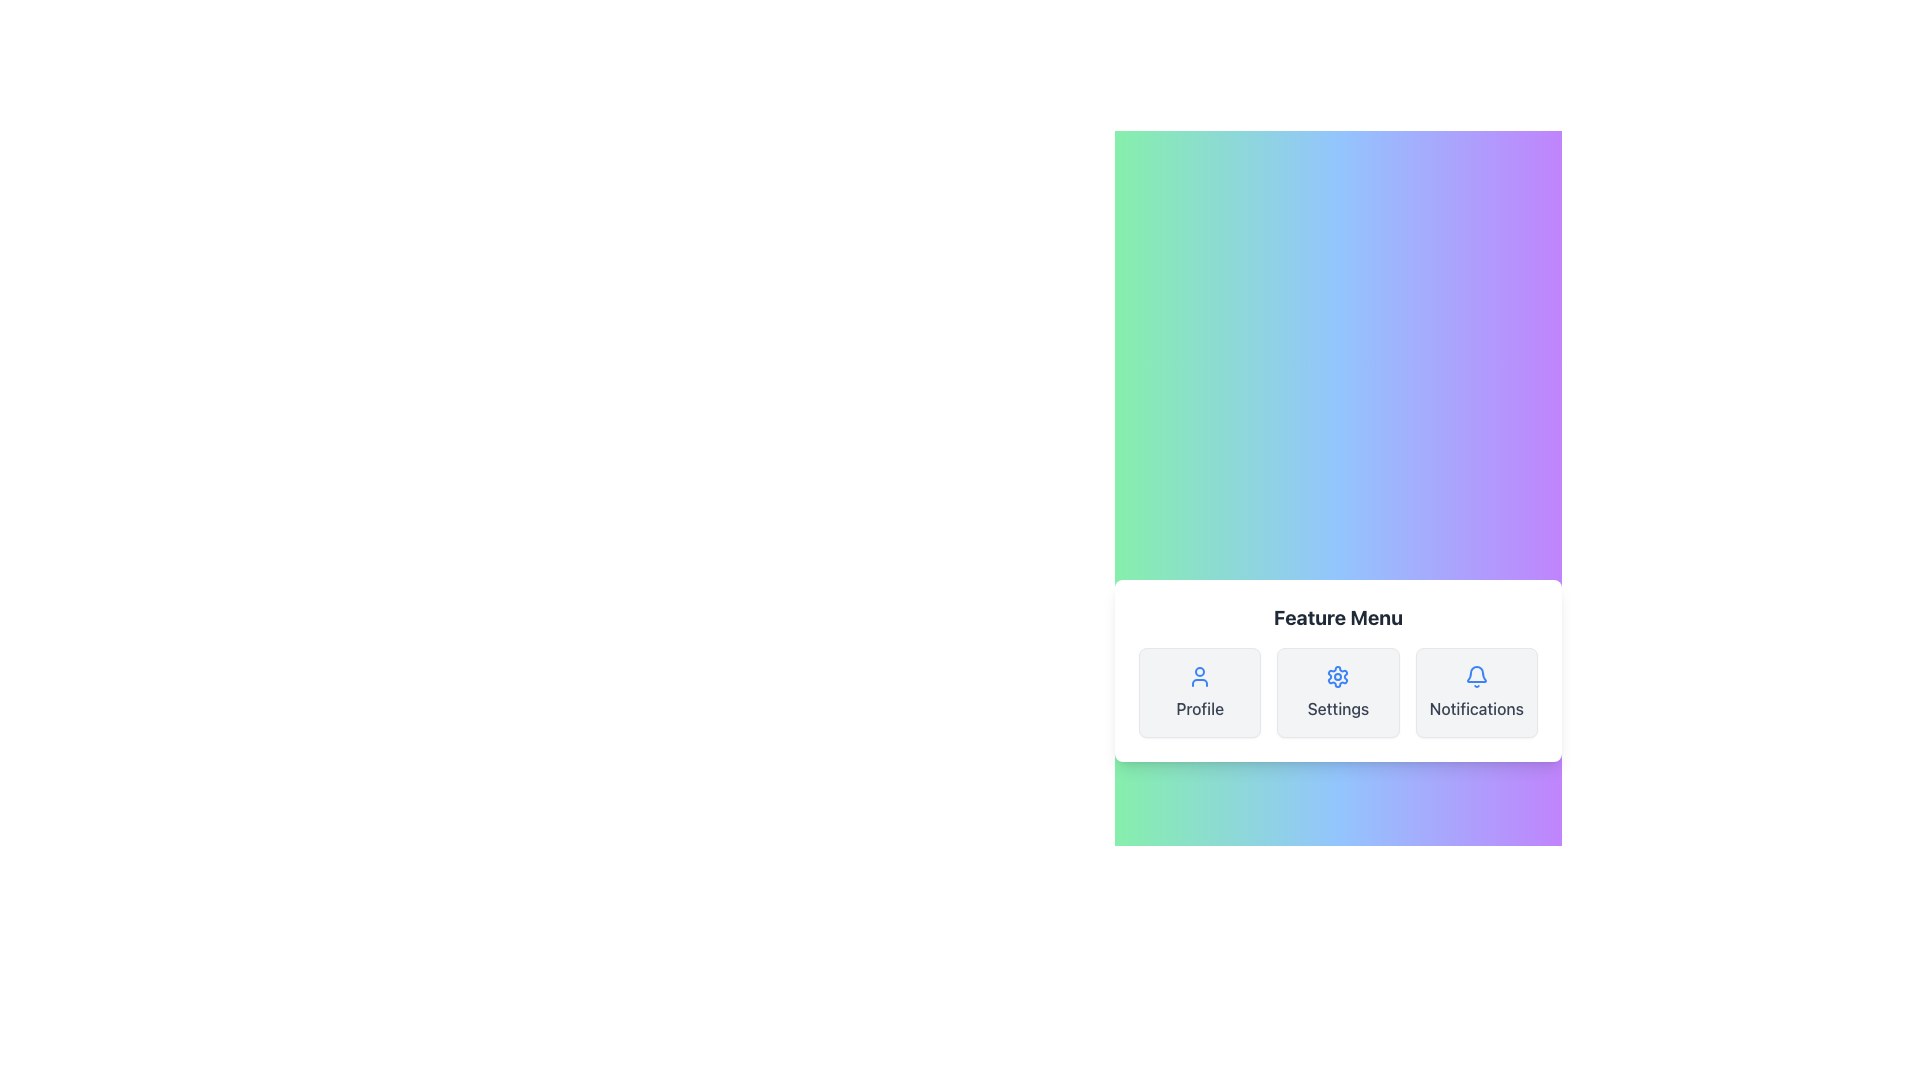 The image size is (1920, 1080). What do you see at coordinates (1476, 692) in the screenshot?
I see `the notifications button located in the bottom-right corner of the grid layout` at bounding box center [1476, 692].